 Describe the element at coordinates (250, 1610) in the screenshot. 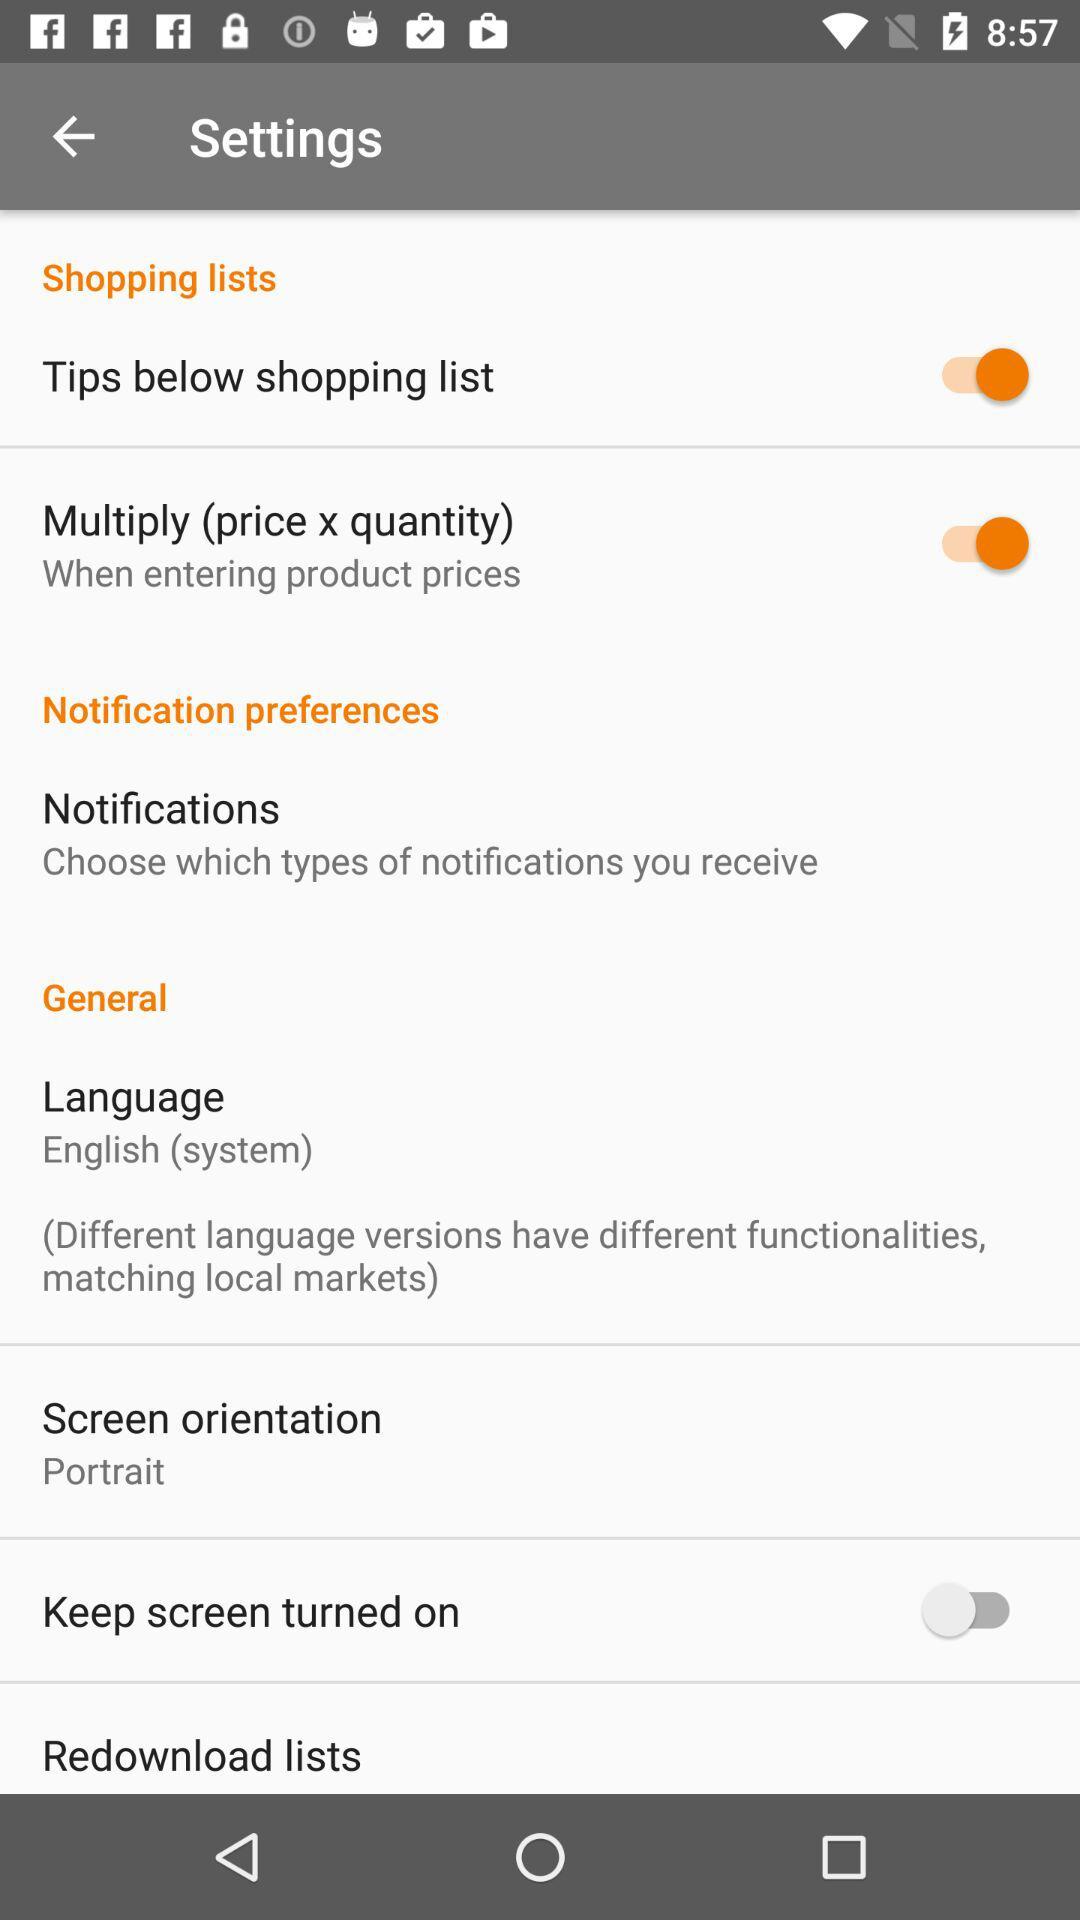

I see `the icon below portrait icon` at that location.